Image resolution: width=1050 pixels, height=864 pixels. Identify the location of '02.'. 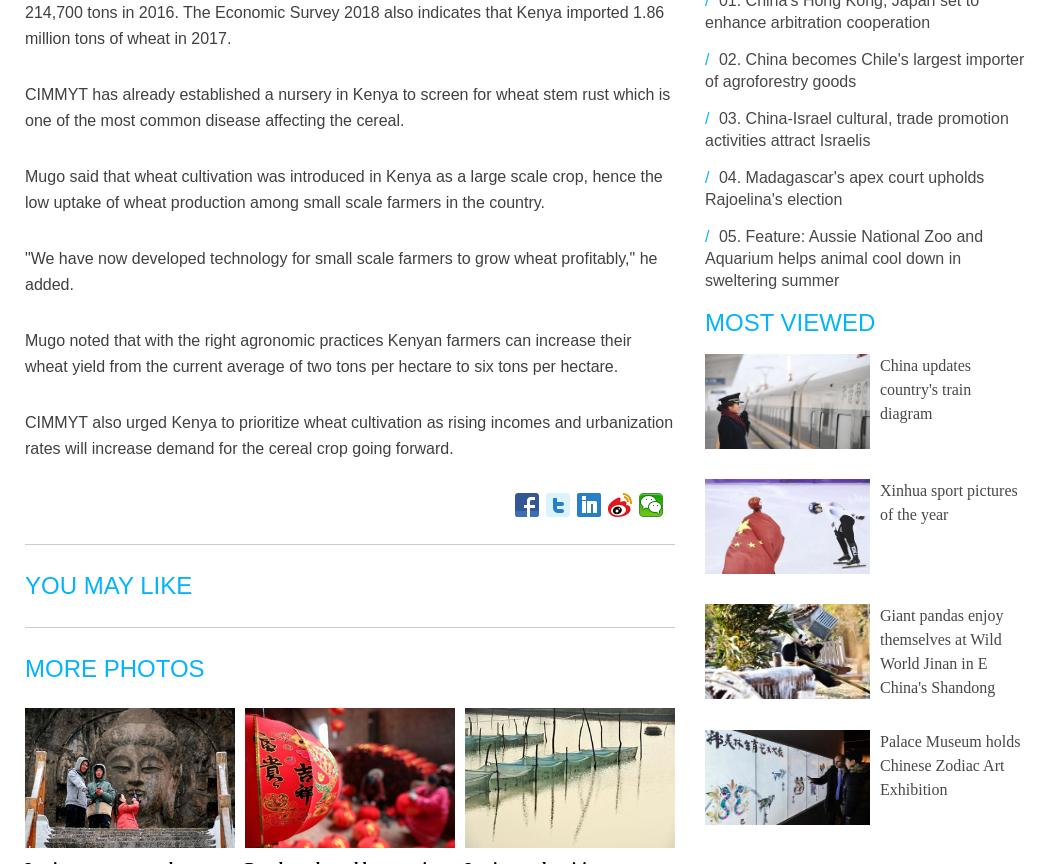
(728, 59).